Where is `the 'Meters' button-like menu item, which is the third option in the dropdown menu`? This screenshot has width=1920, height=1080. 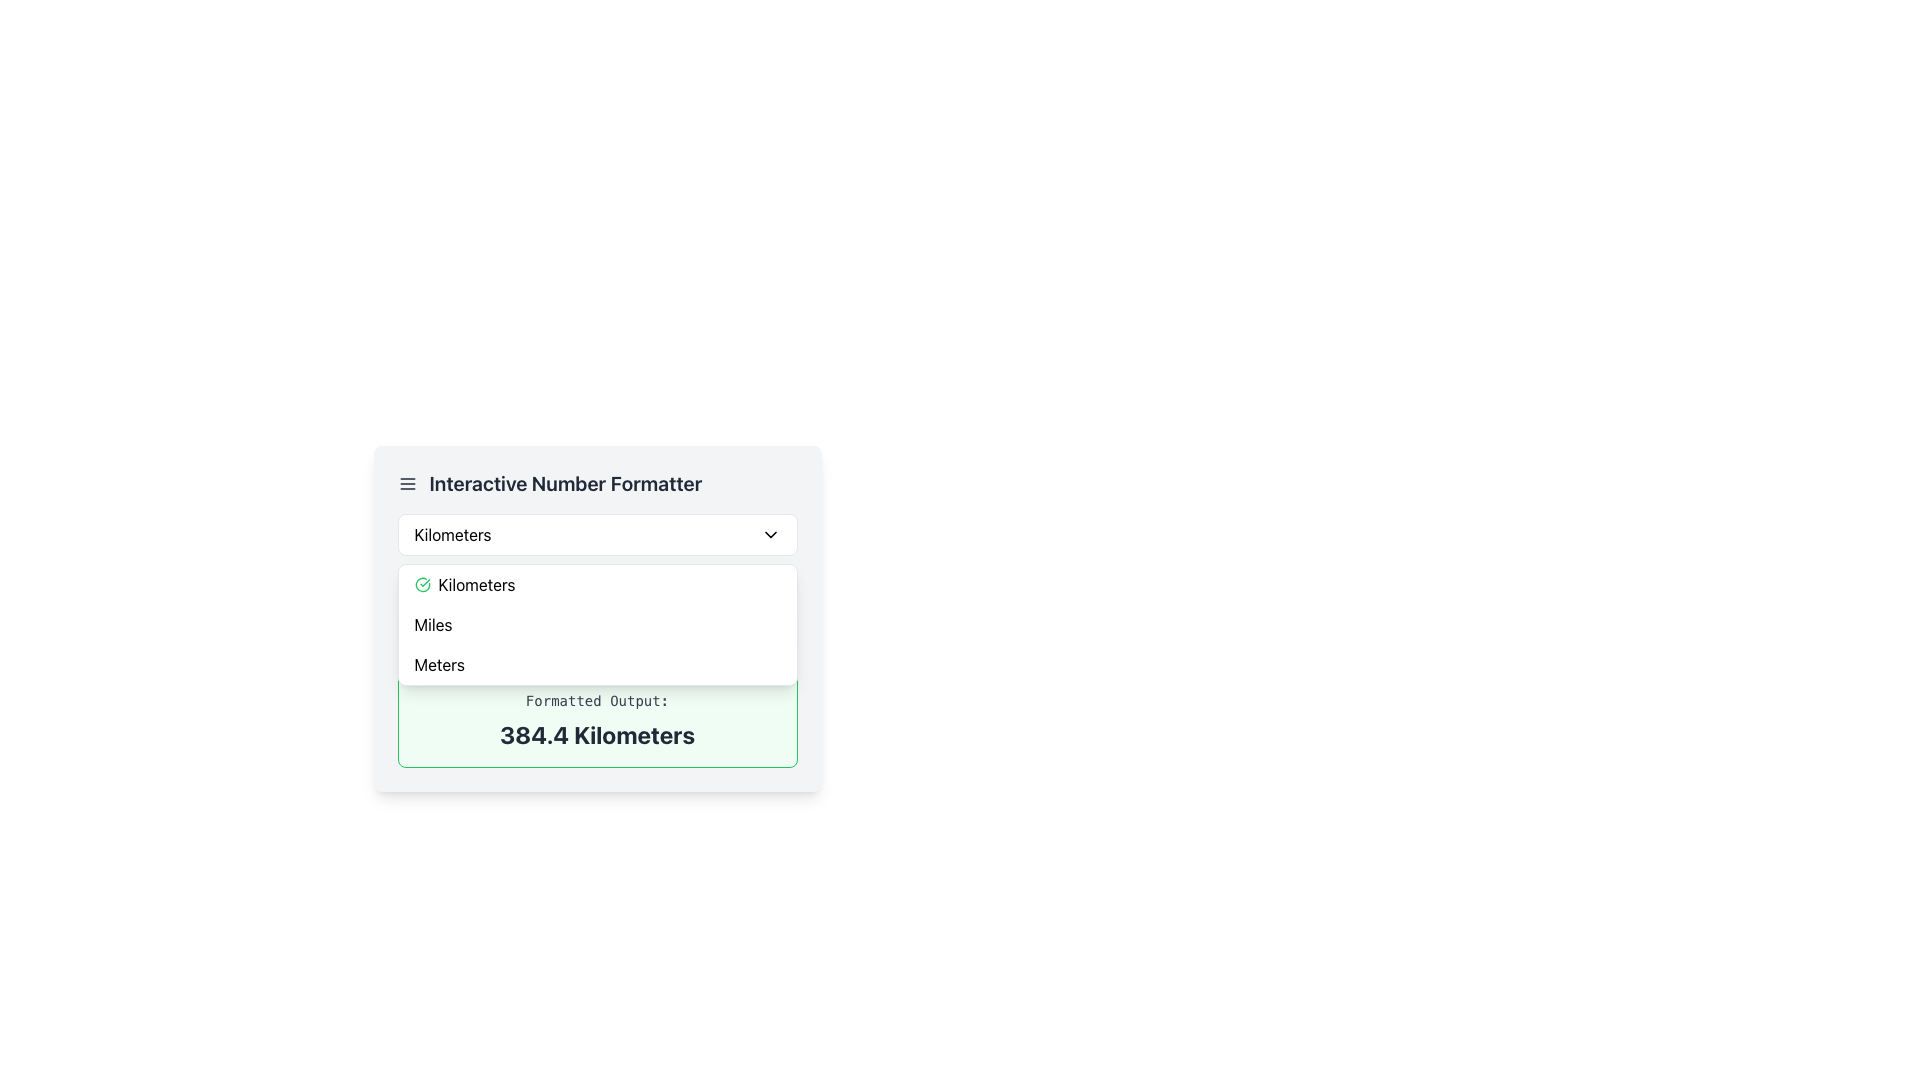
the 'Meters' button-like menu item, which is the third option in the dropdown menu is located at coordinates (596, 664).